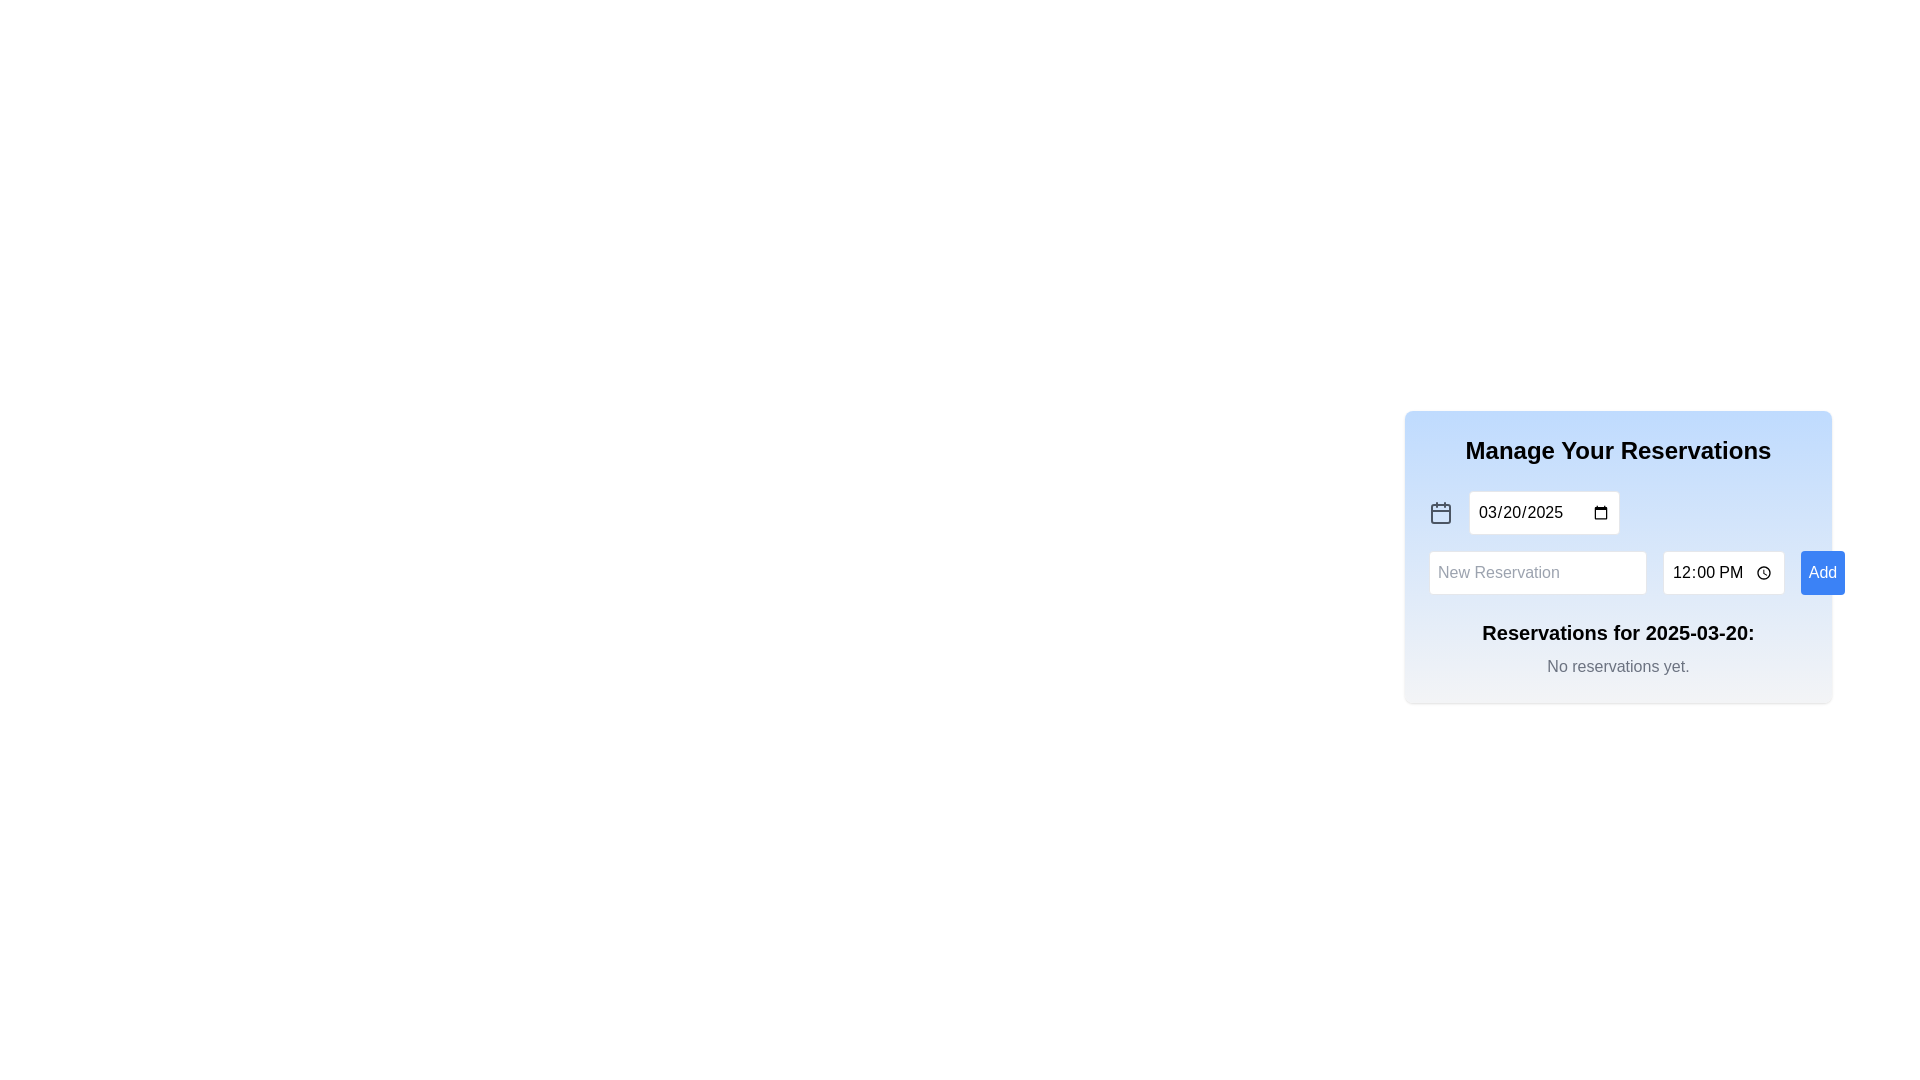 The height and width of the screenshot is (1080, 1920). What do you see at coordinates (1823, 573) in the screenshot?
I see `the rectangular blue button labeled 'Add'` at bounding box center [1823, 573].